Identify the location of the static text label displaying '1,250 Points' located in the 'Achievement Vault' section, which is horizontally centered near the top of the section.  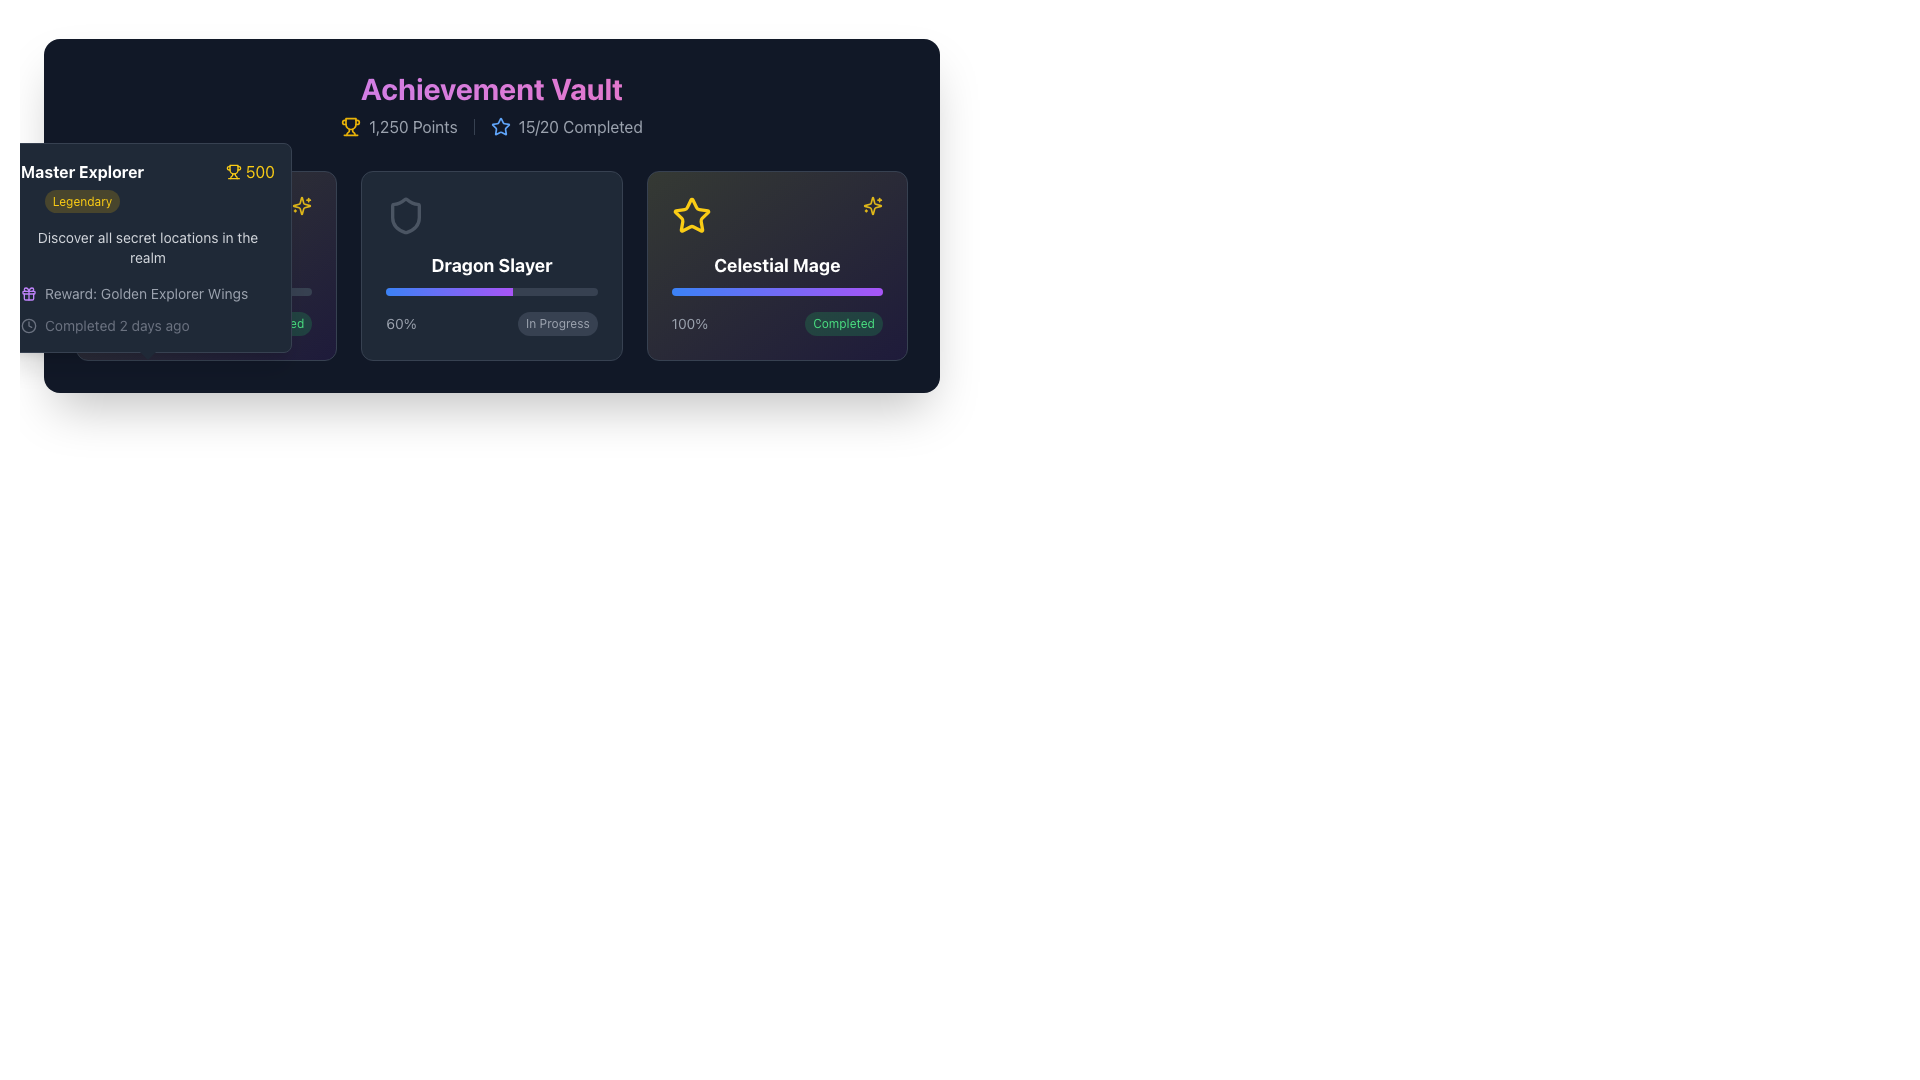
(412, 127).